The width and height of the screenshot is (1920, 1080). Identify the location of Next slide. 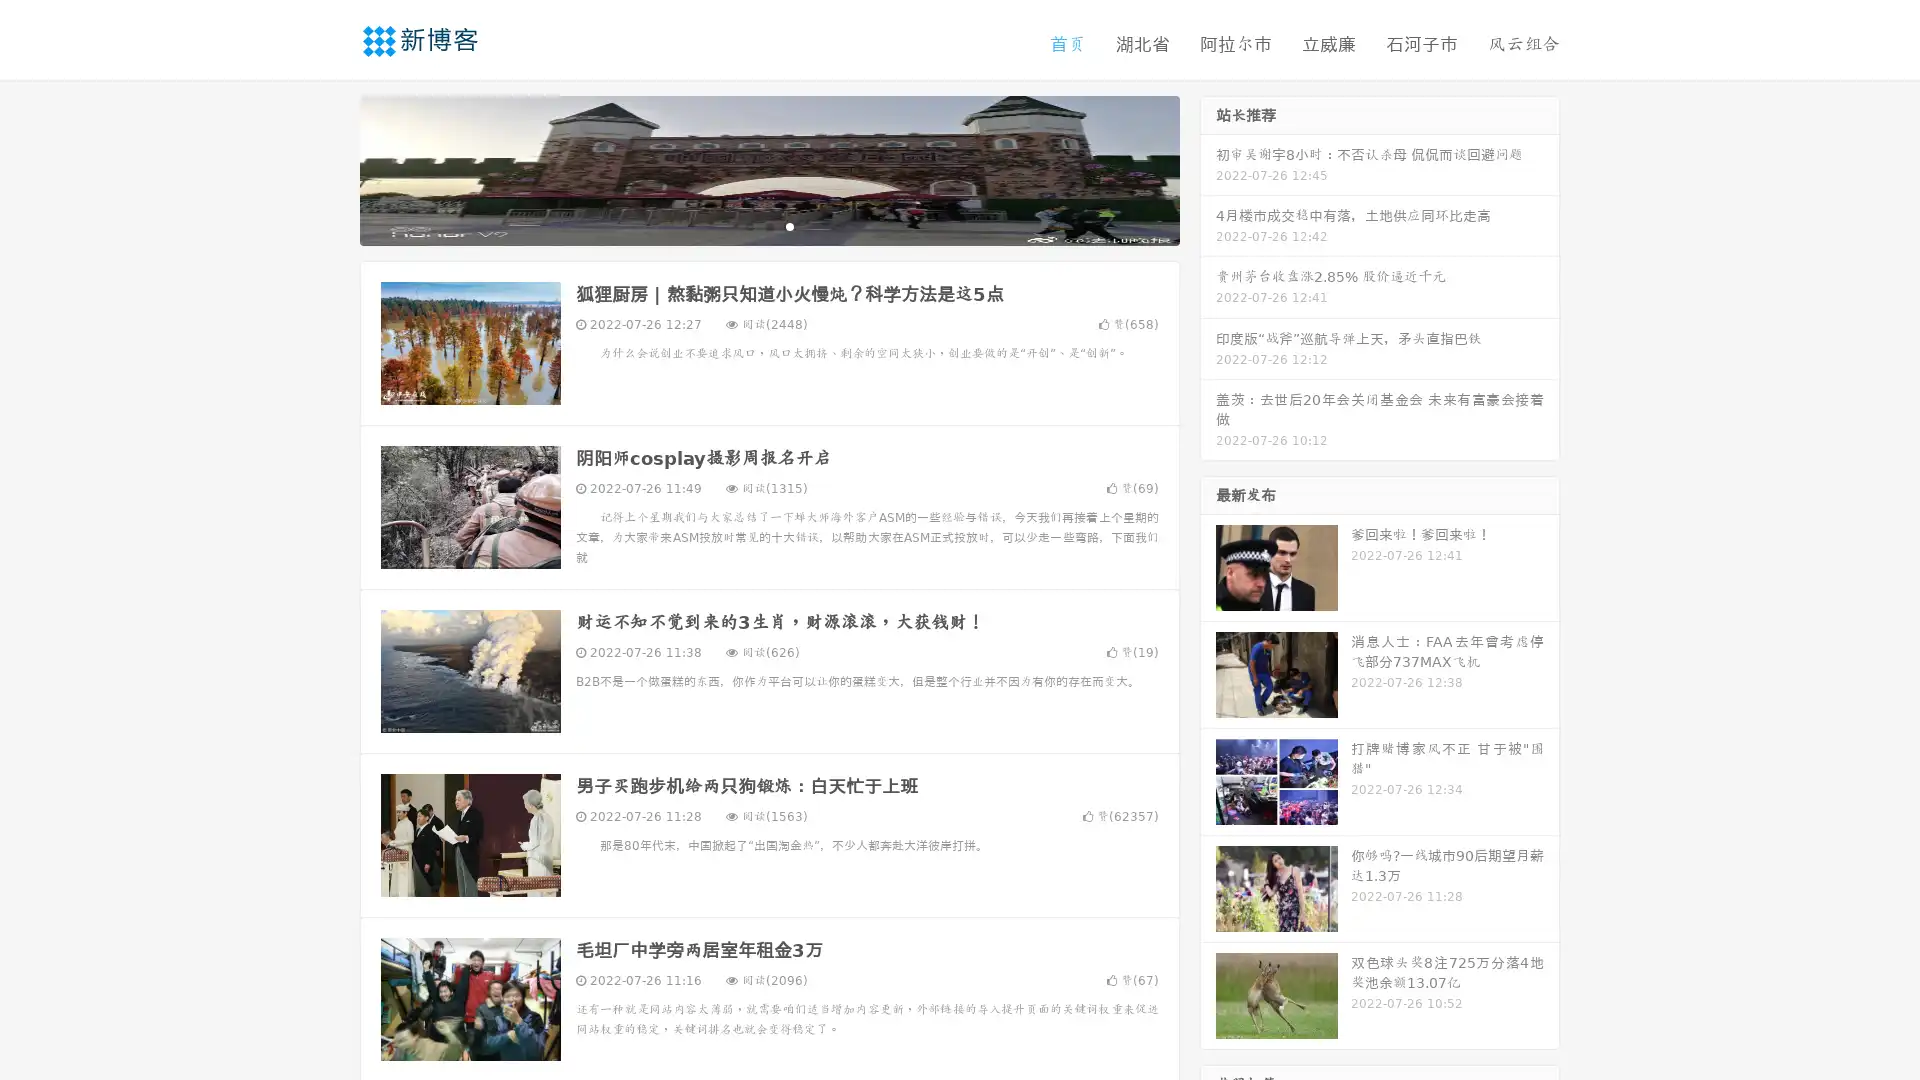
(1208, 168).